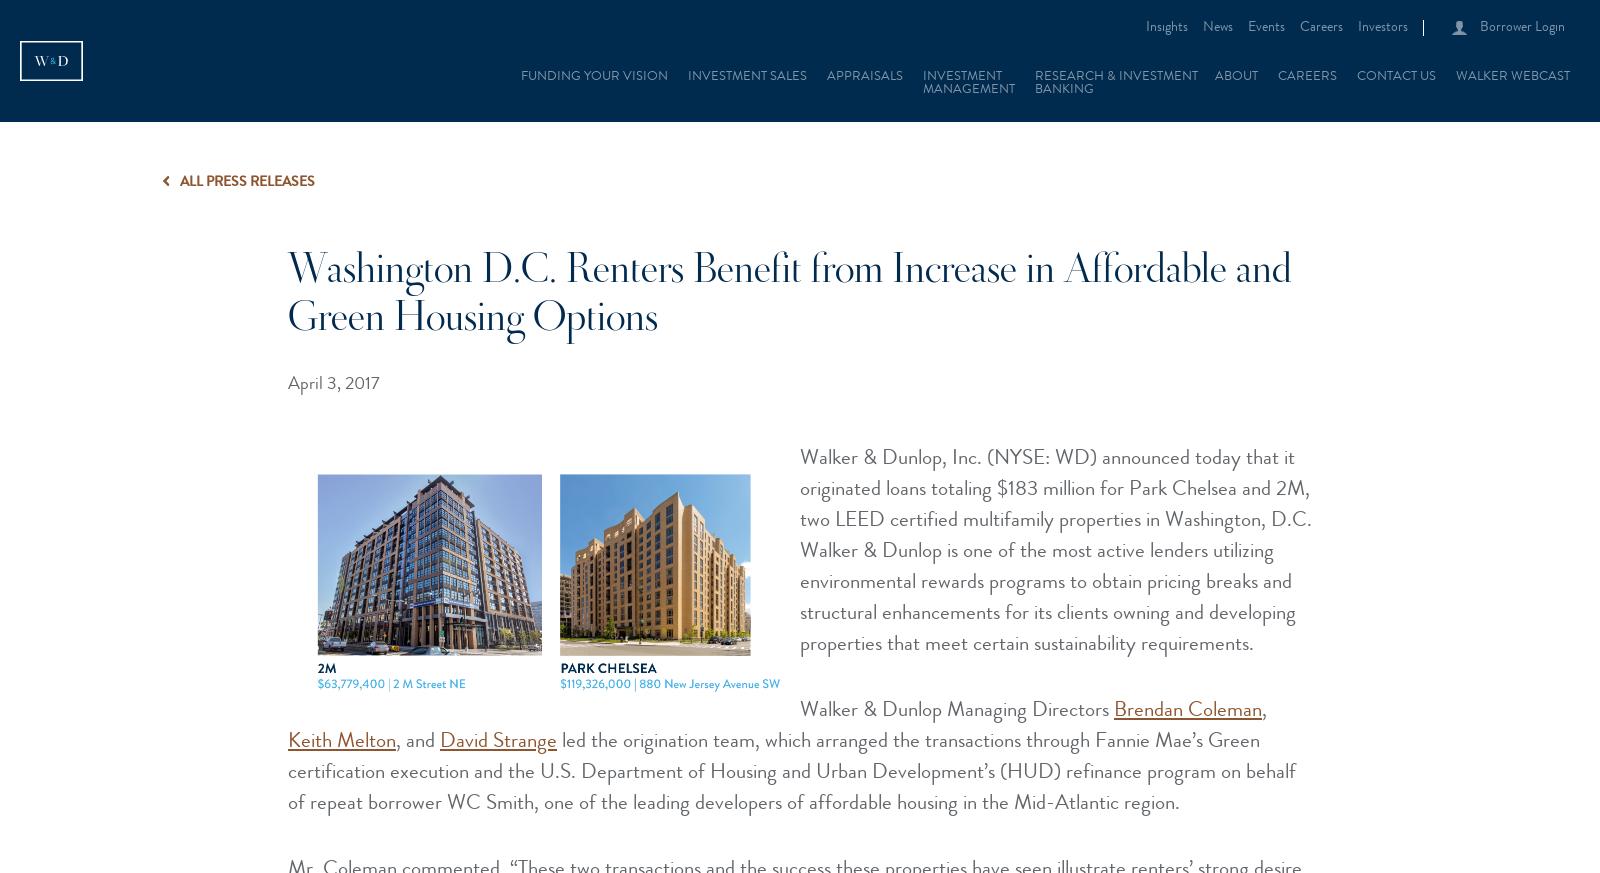  Describe the element at coordinates (1235, 76) in the screenshot. I see `'About'` at that location.